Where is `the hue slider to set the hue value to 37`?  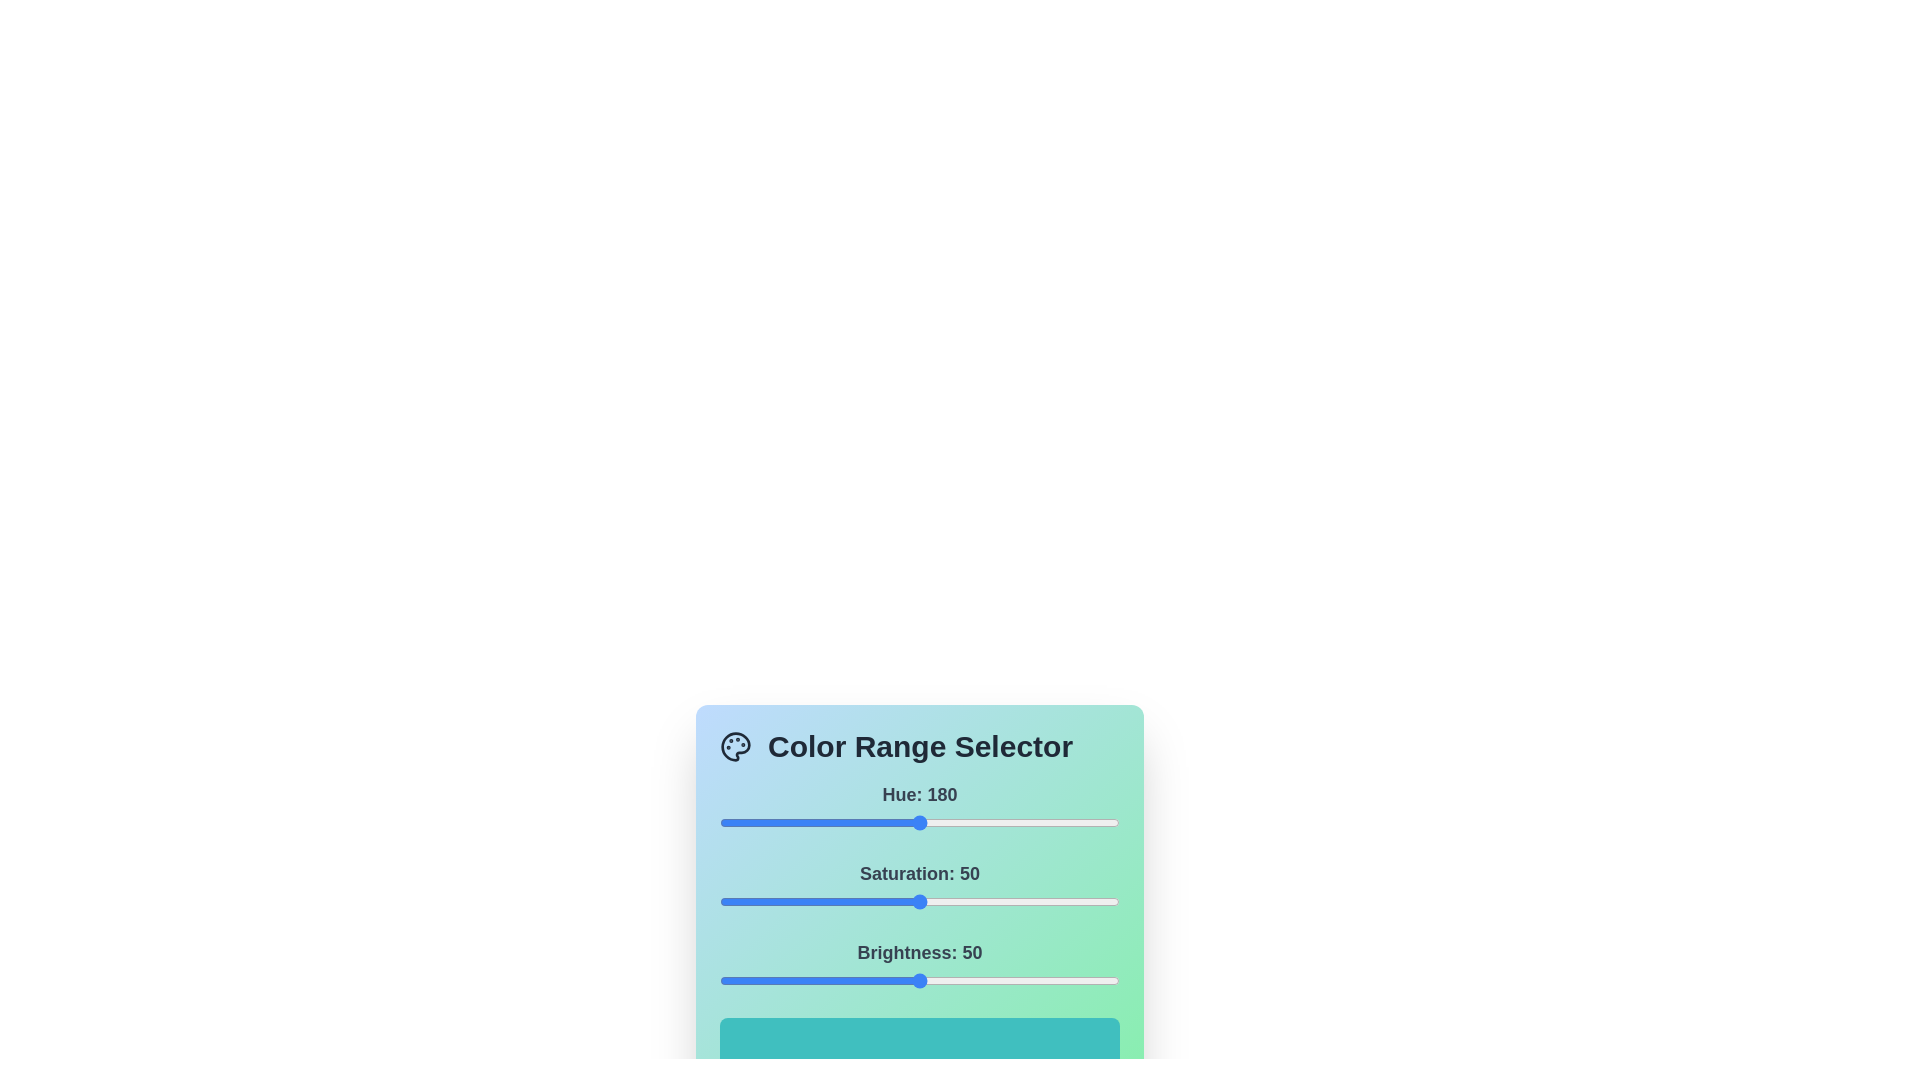
the hue slider to set the hue value to 37 is located at coordinates (760, 822).